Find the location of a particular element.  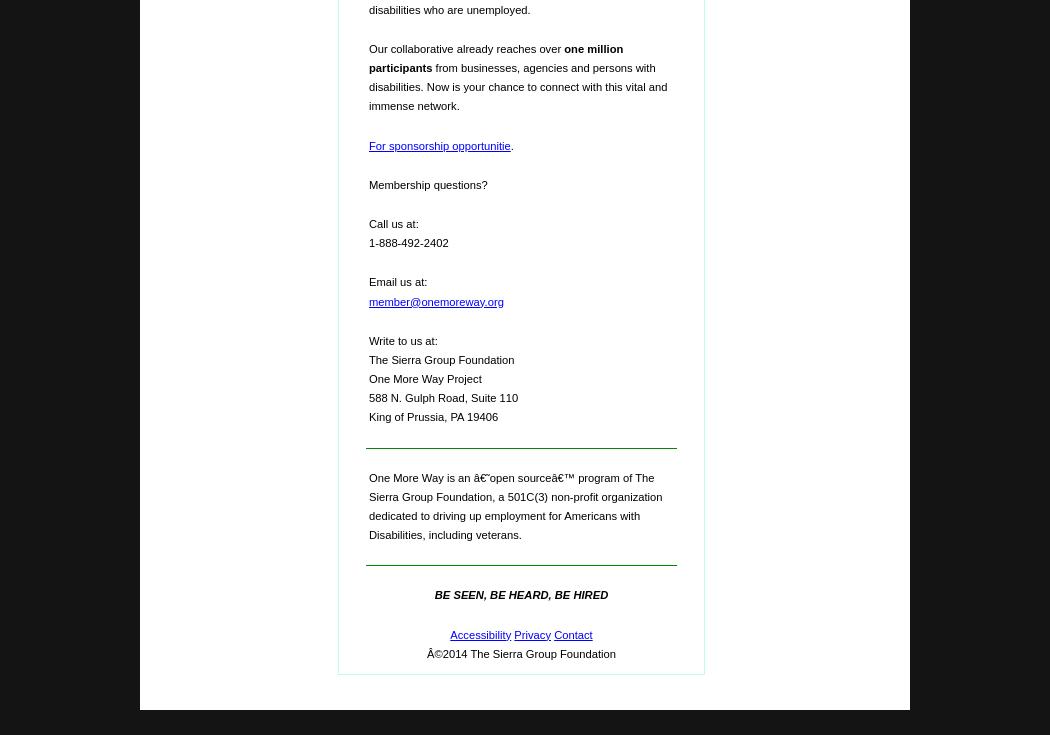

'Â©2014 The Sierra Group Foundation' is located at coordinates (520, 651).